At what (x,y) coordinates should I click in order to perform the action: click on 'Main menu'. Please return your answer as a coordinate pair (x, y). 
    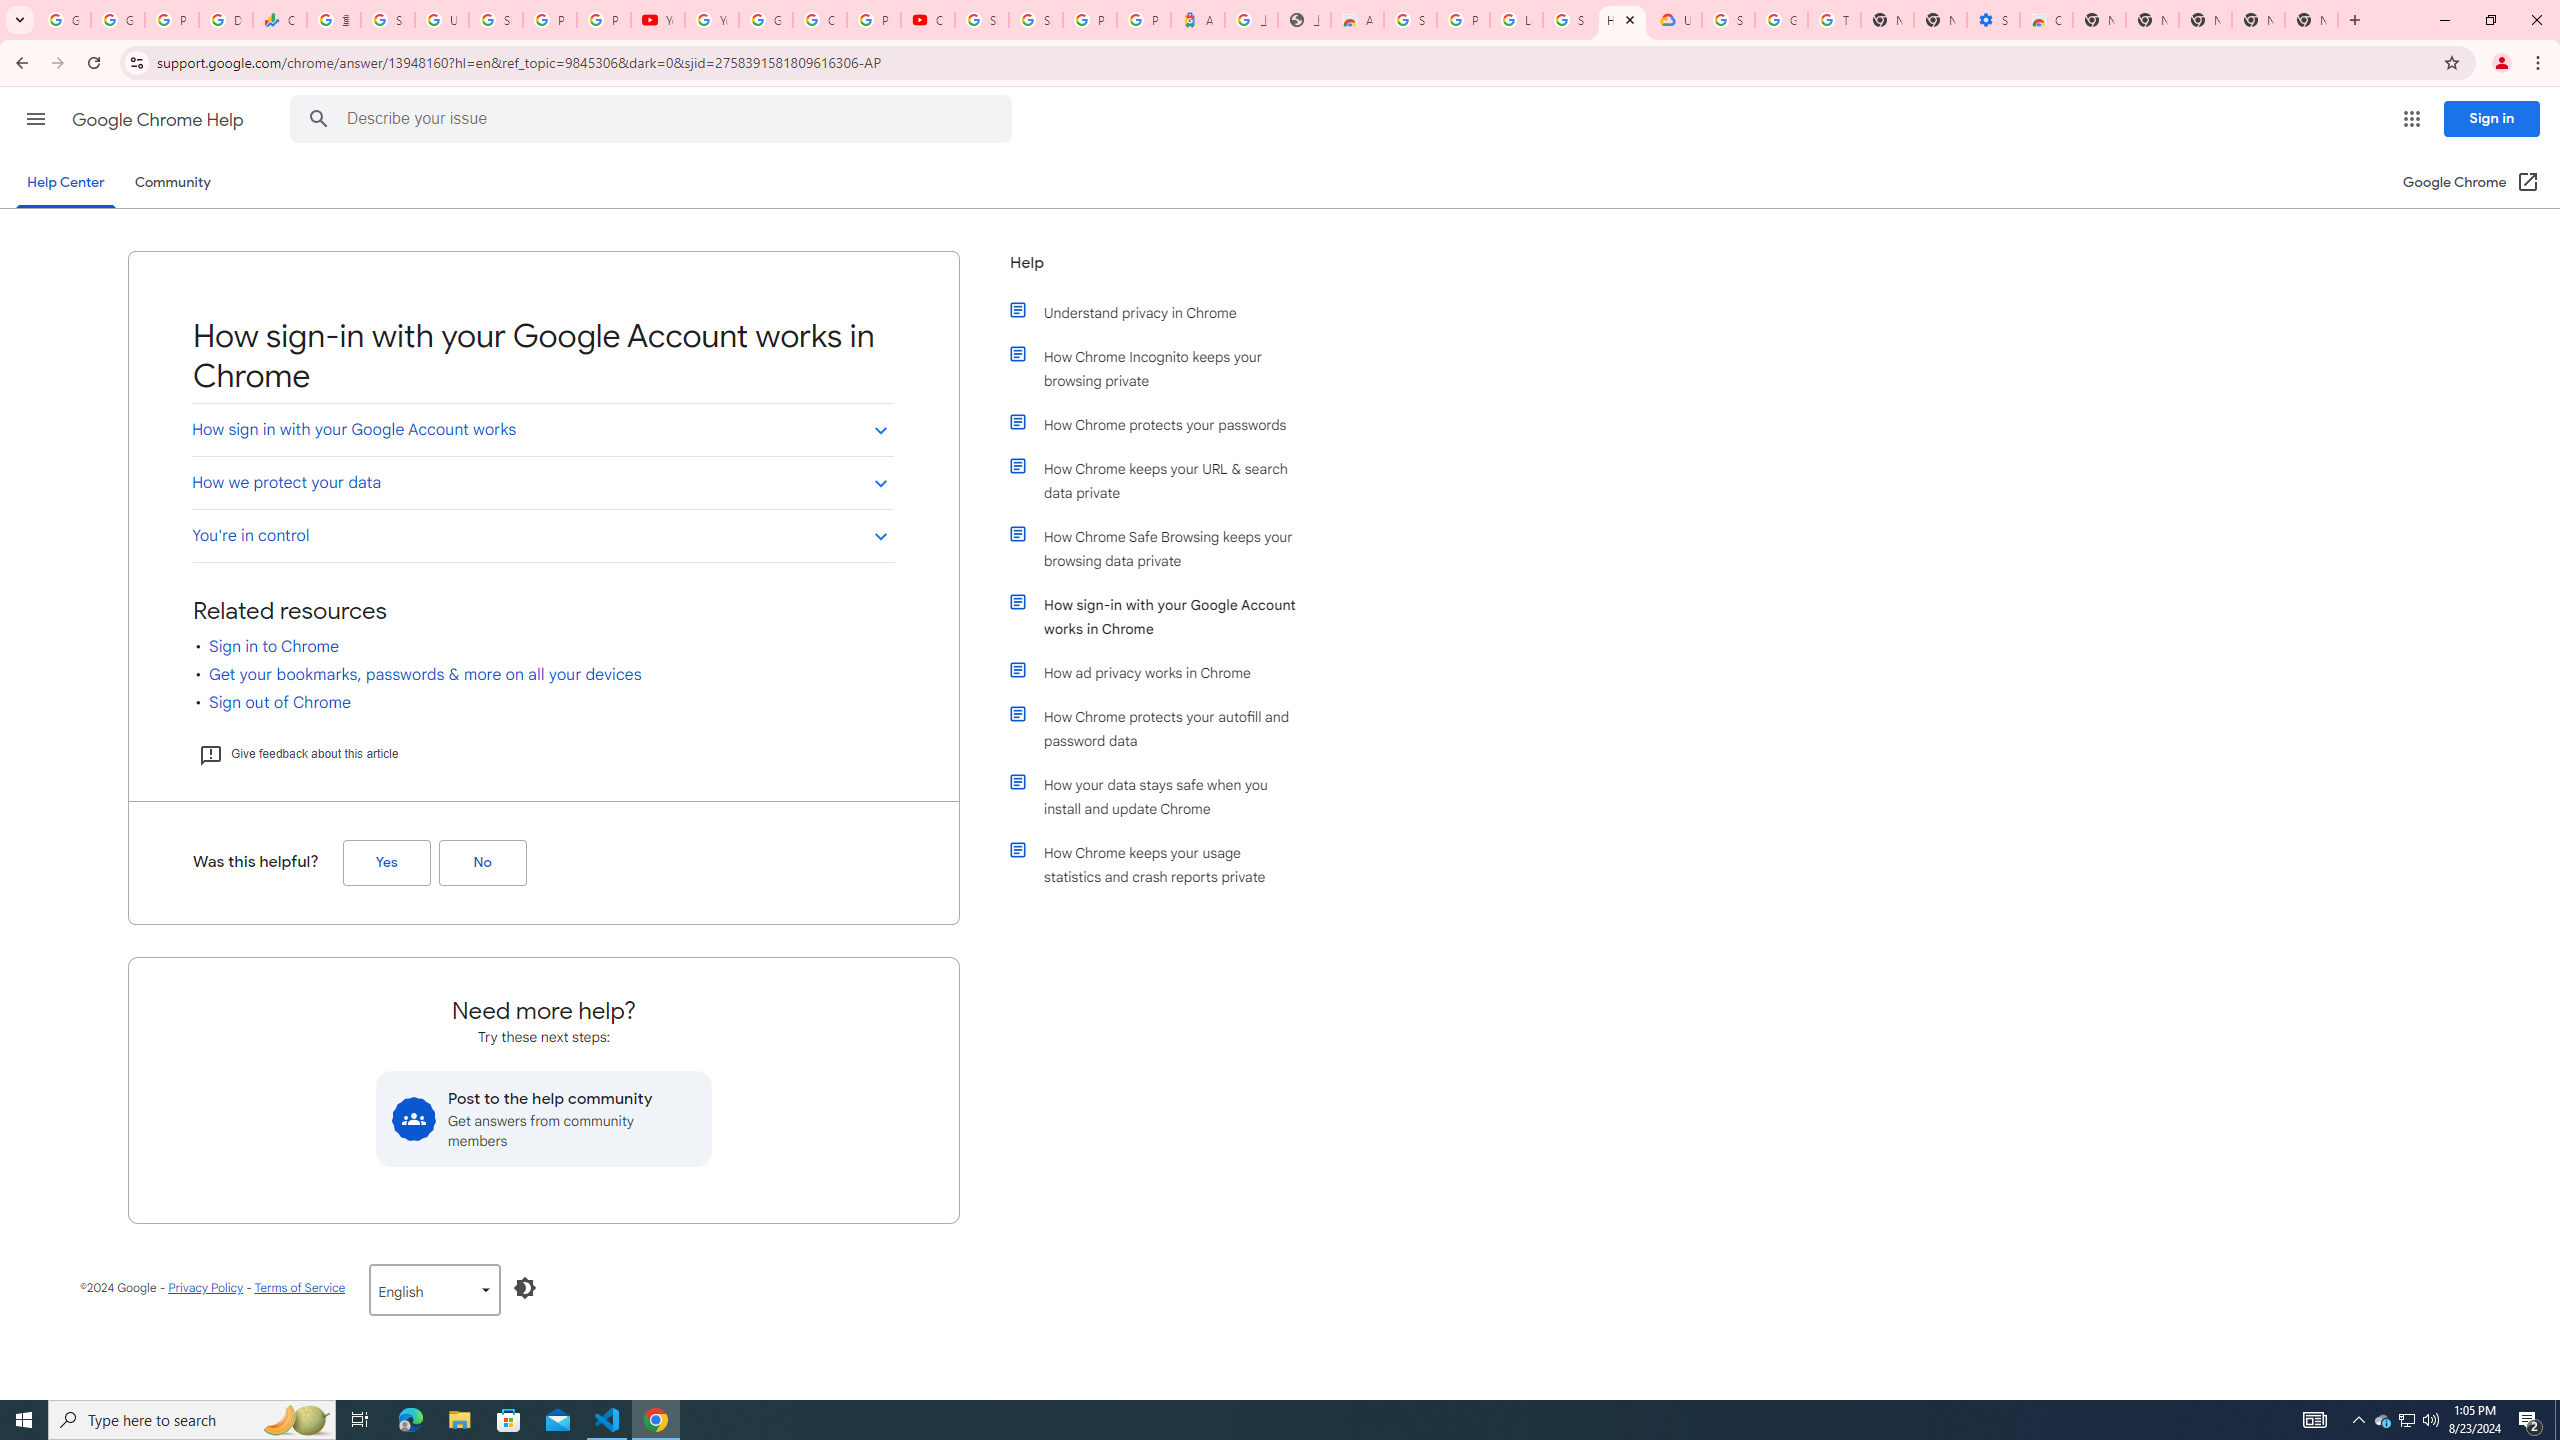
    Looking at the image, I should click on (34, 118).